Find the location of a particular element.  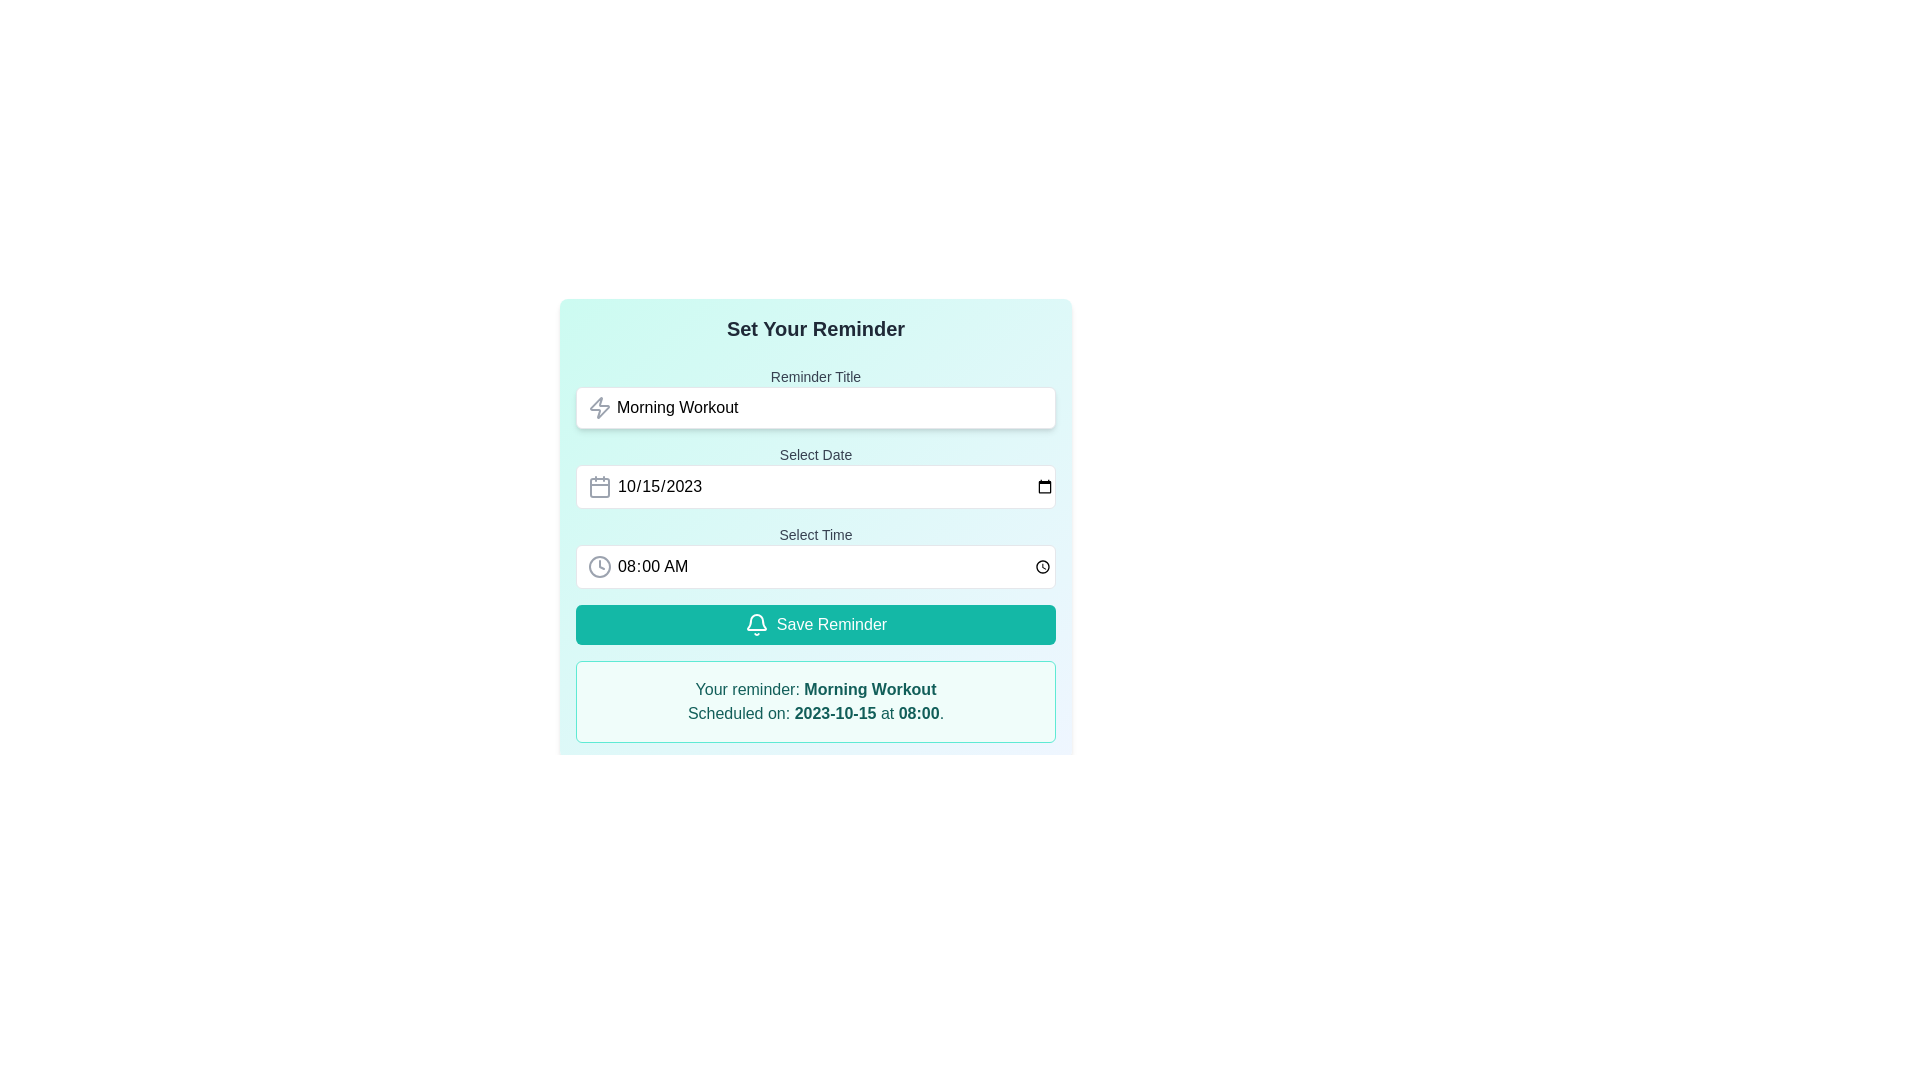

the notification text block styled with a teal background that contains the reminder for 'Morning Workout' scheduled on '2023-10-15 at 08:00.' is located at coordinates (816, 701).